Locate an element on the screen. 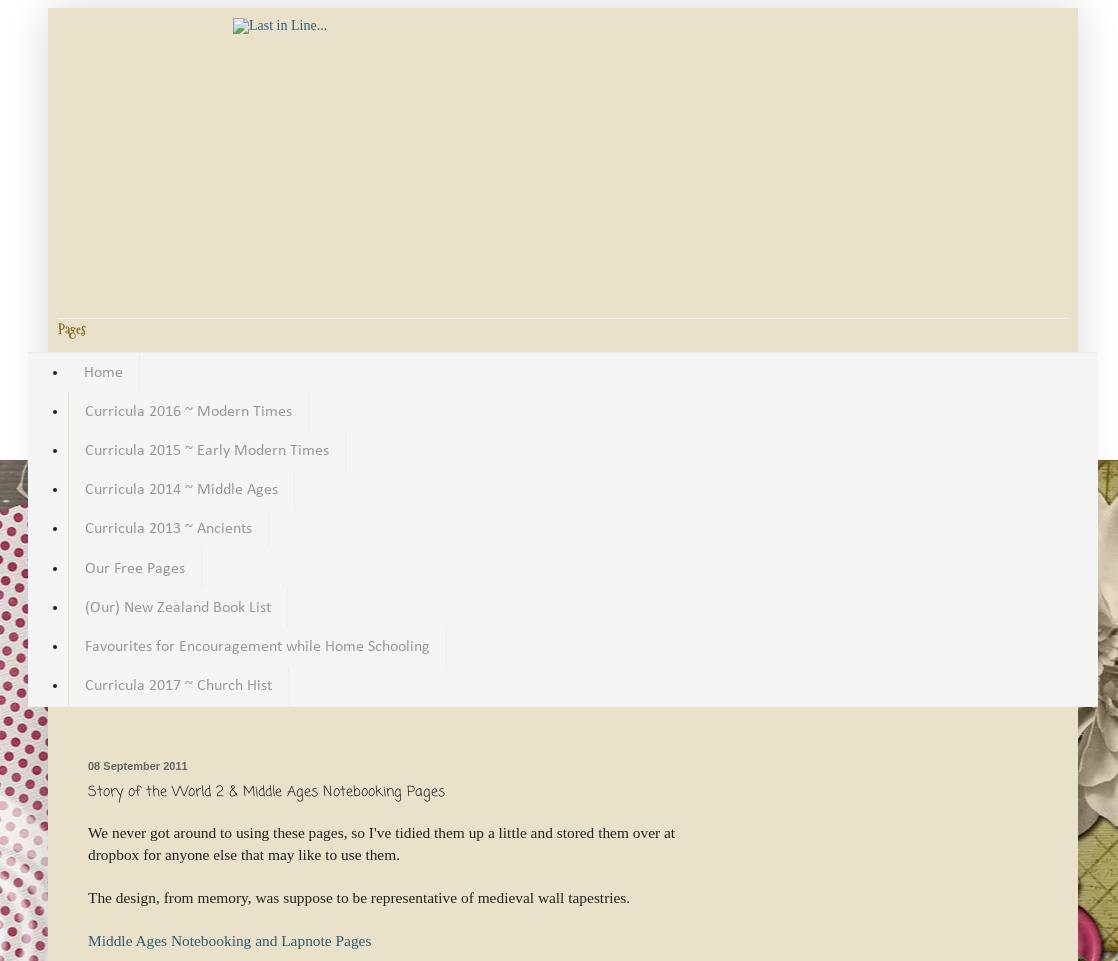  '(Our) New Zealand Book List' is located at coordinates (177, 606).